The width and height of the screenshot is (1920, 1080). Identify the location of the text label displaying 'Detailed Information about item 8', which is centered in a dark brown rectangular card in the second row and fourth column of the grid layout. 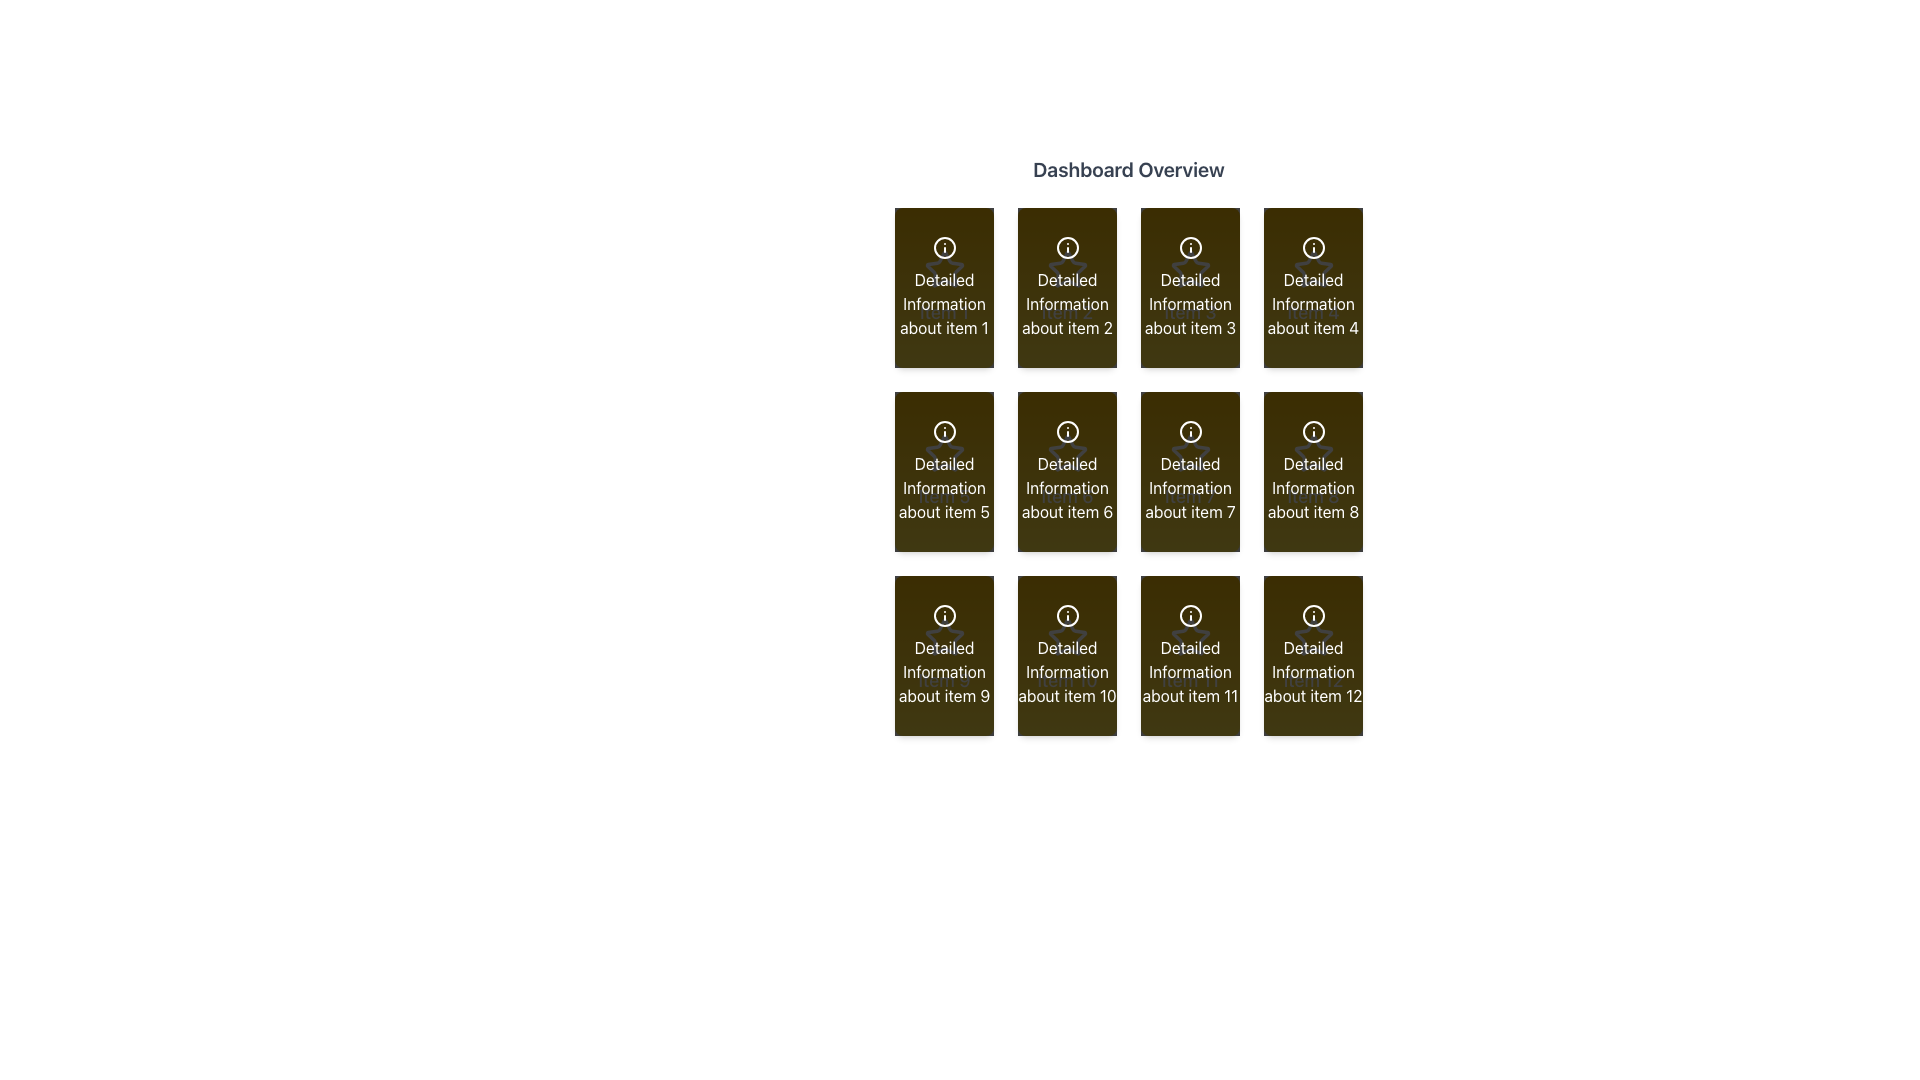
(1313, 488).